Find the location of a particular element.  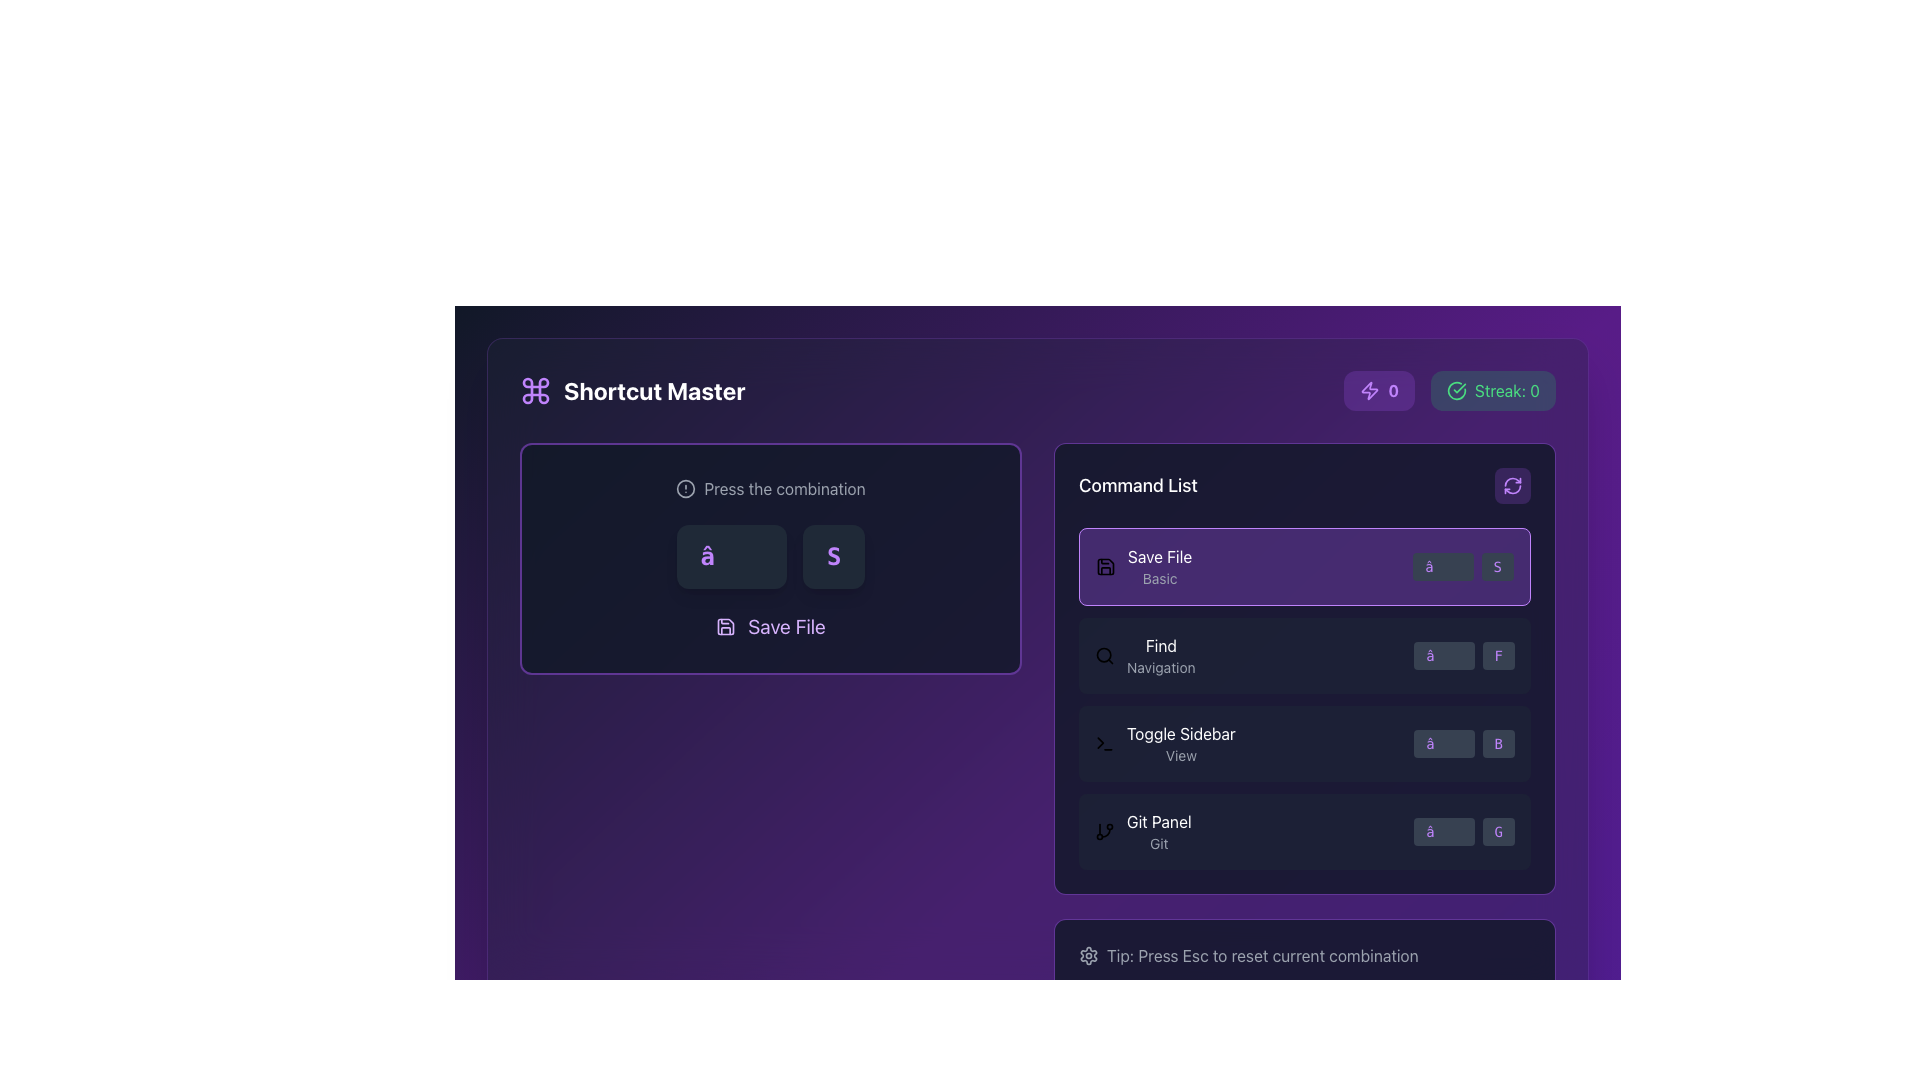

the instructional Text label with accompanying icon located near the upper-left corner of the central content box, situated above highlighted items and the 'Save File' label is located at coordinates (770, 489).